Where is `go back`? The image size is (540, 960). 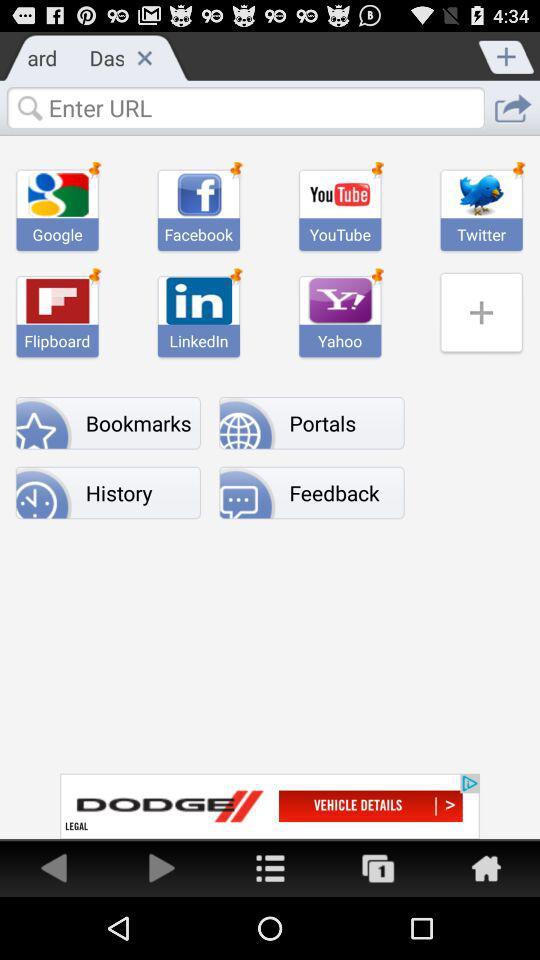 go back is located at coordinates (54, 866).